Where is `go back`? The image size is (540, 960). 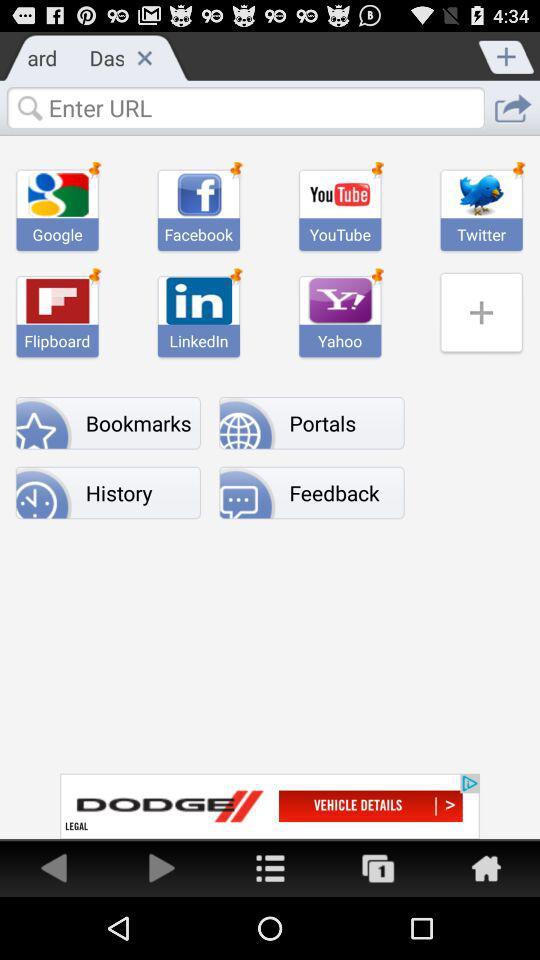 go back is located at coordinates (54, 866).